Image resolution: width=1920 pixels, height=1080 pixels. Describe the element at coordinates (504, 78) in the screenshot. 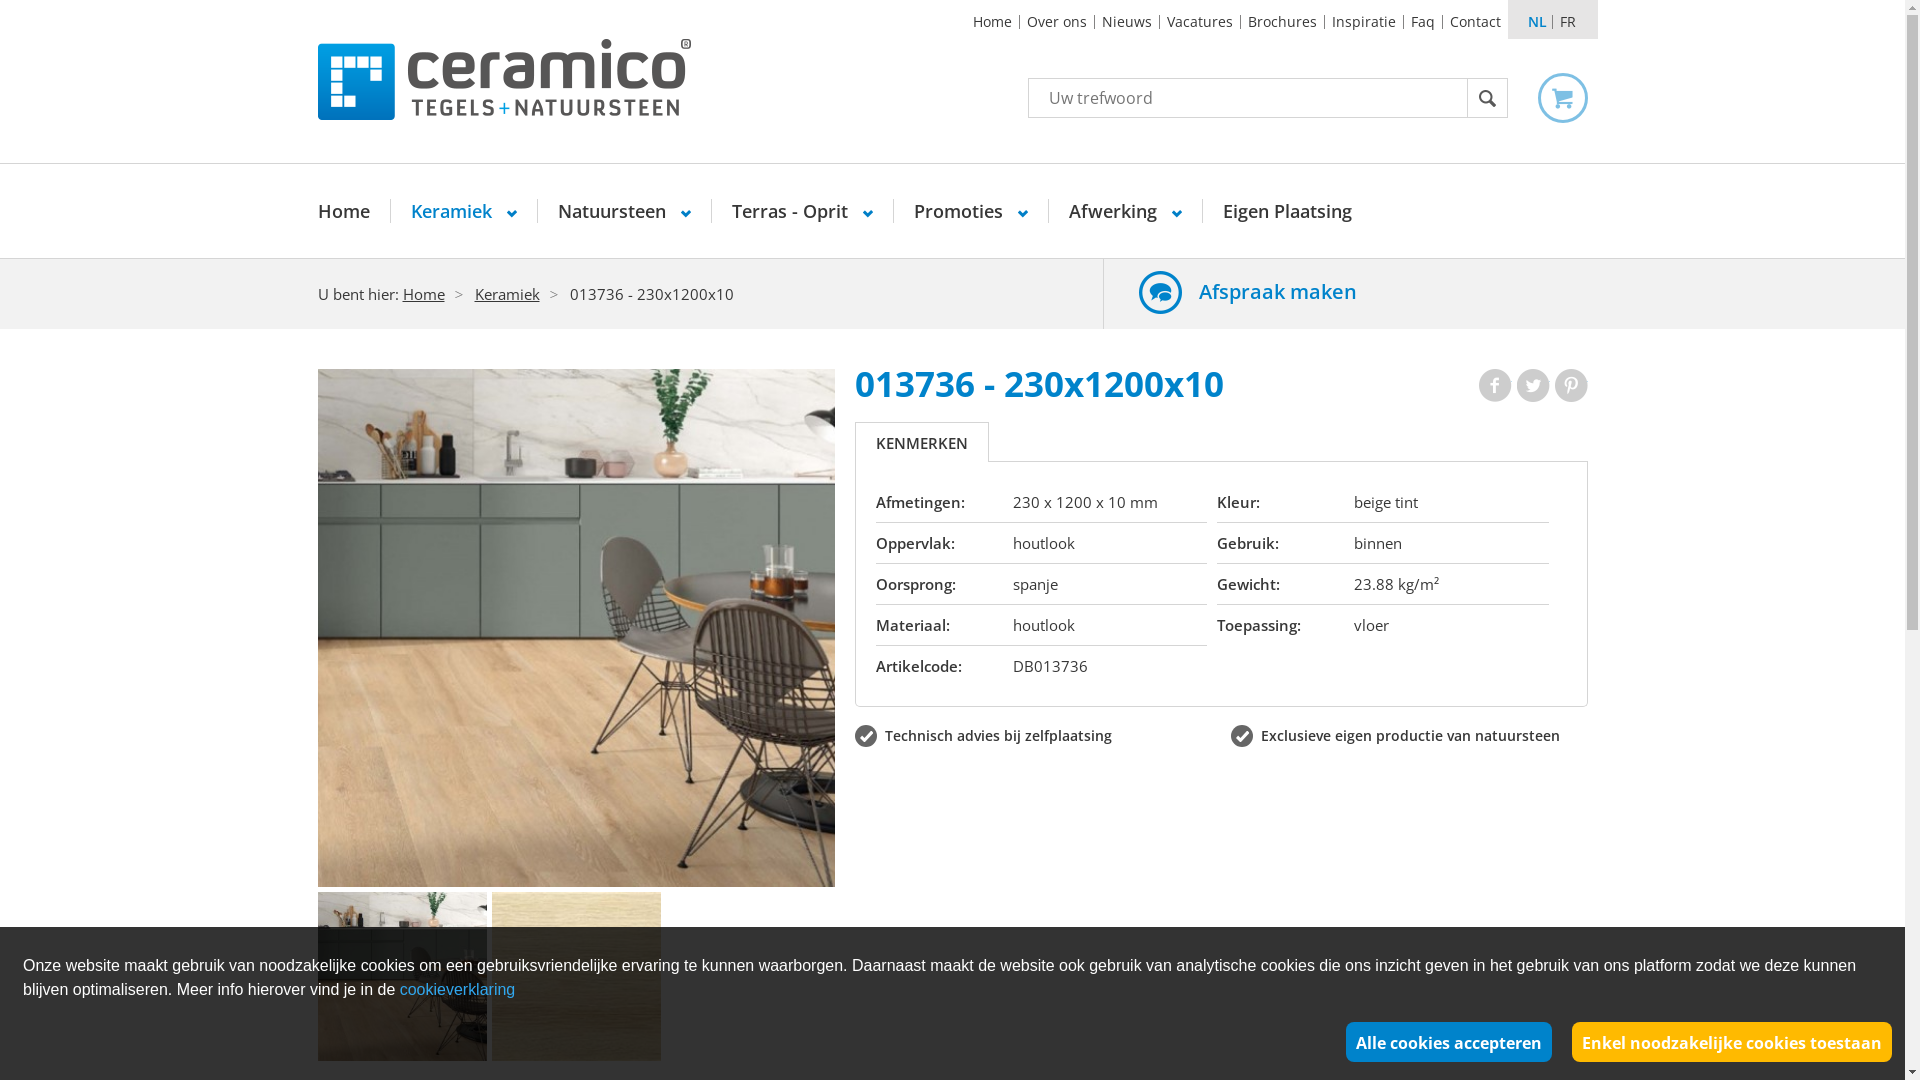

I see `'Ceramico Tegels Natuursteen'` at that location.